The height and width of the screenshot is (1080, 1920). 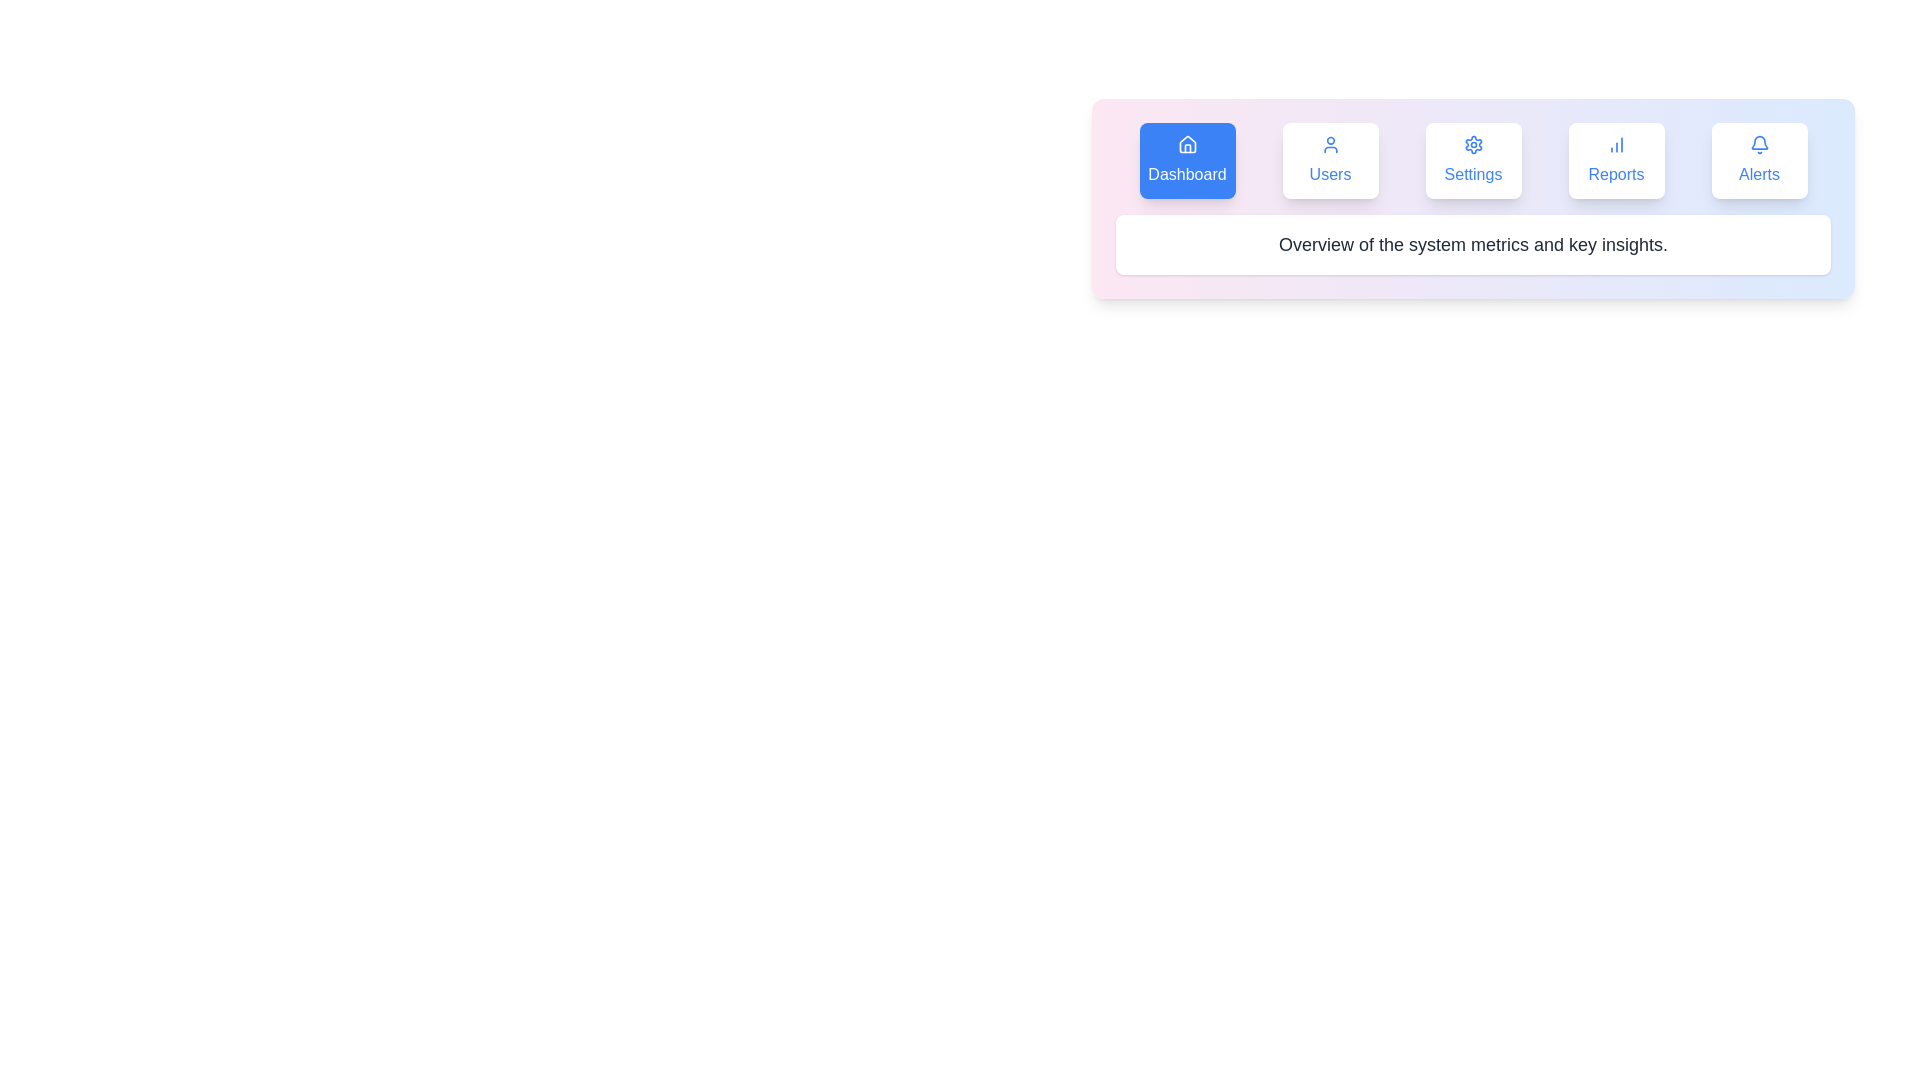 What do you see at coordinates (1616, 144) in the screenshot?
I see `the 'Reports' icon in the upper section of the interface, which signifies data or analysis-related features` at bounding box center [1616, 144].